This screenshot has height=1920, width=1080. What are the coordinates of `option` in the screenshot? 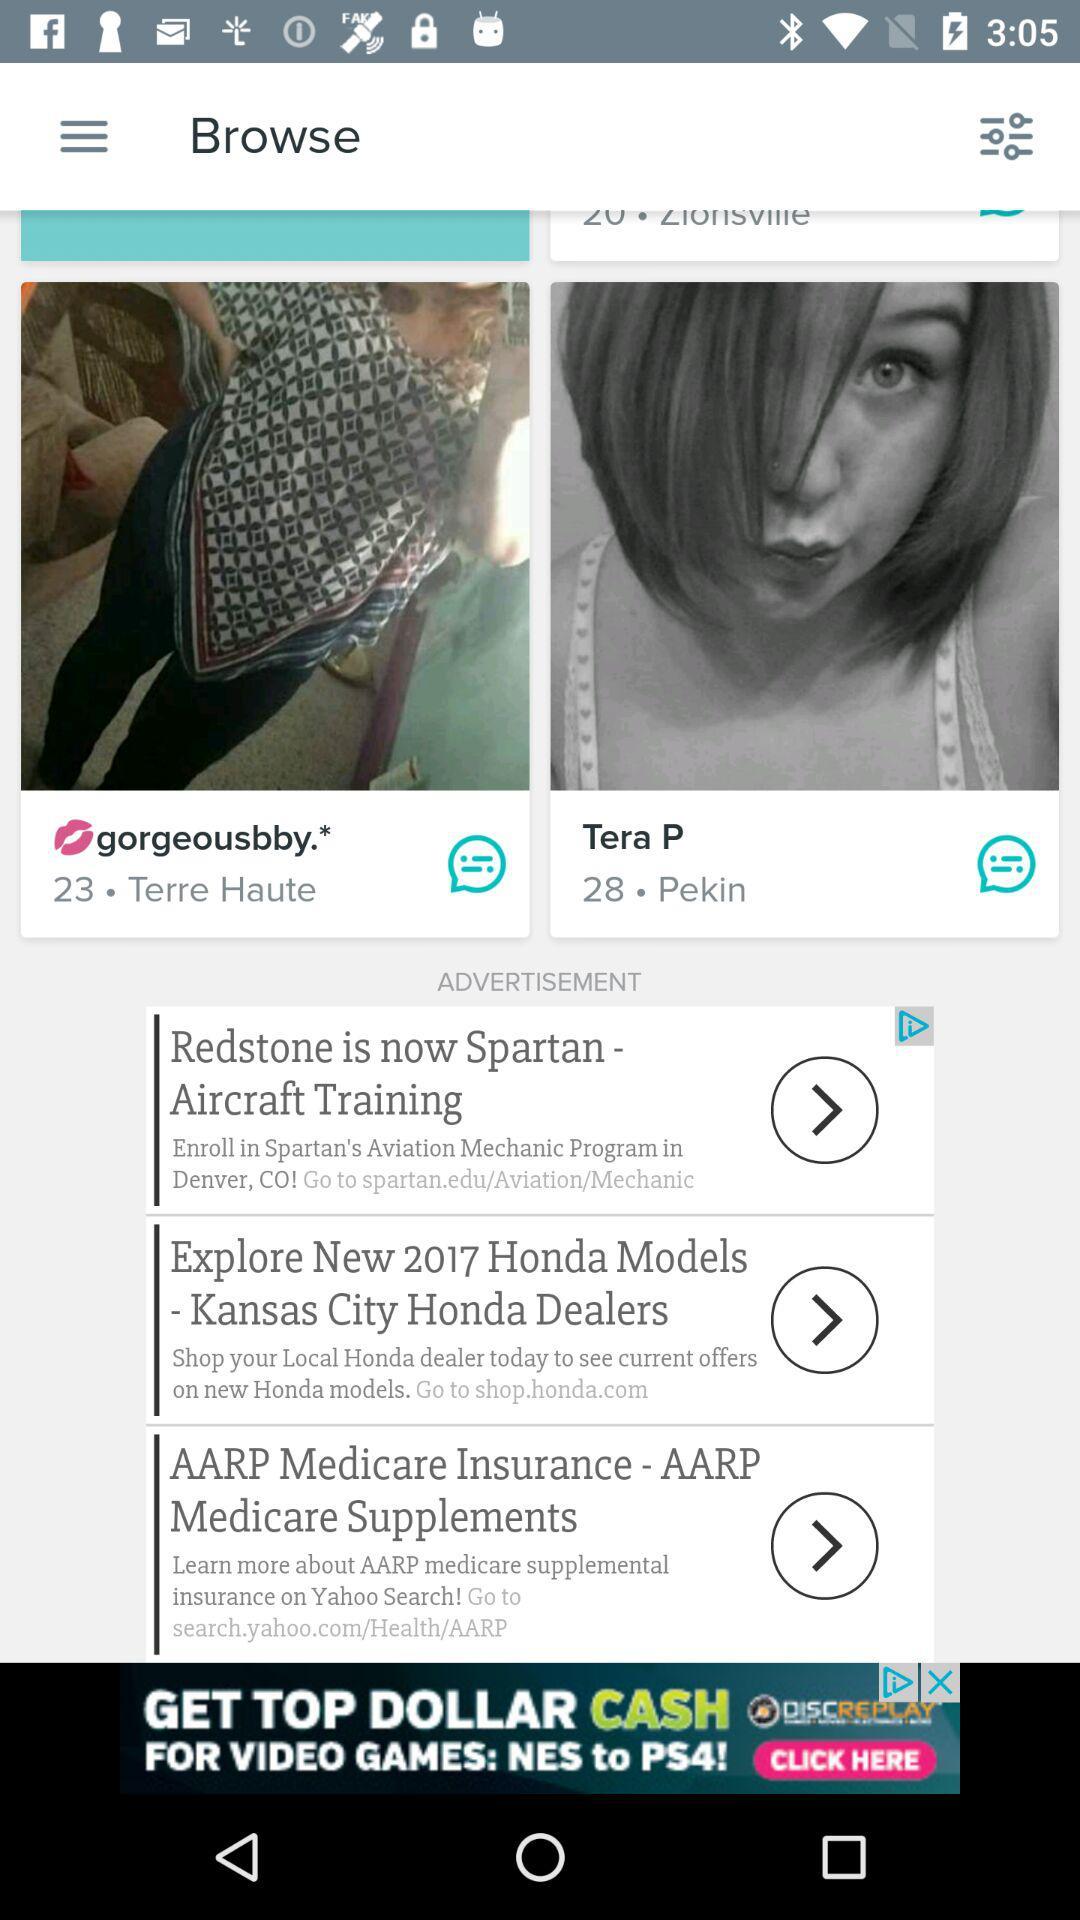 It's located at (83, 135).